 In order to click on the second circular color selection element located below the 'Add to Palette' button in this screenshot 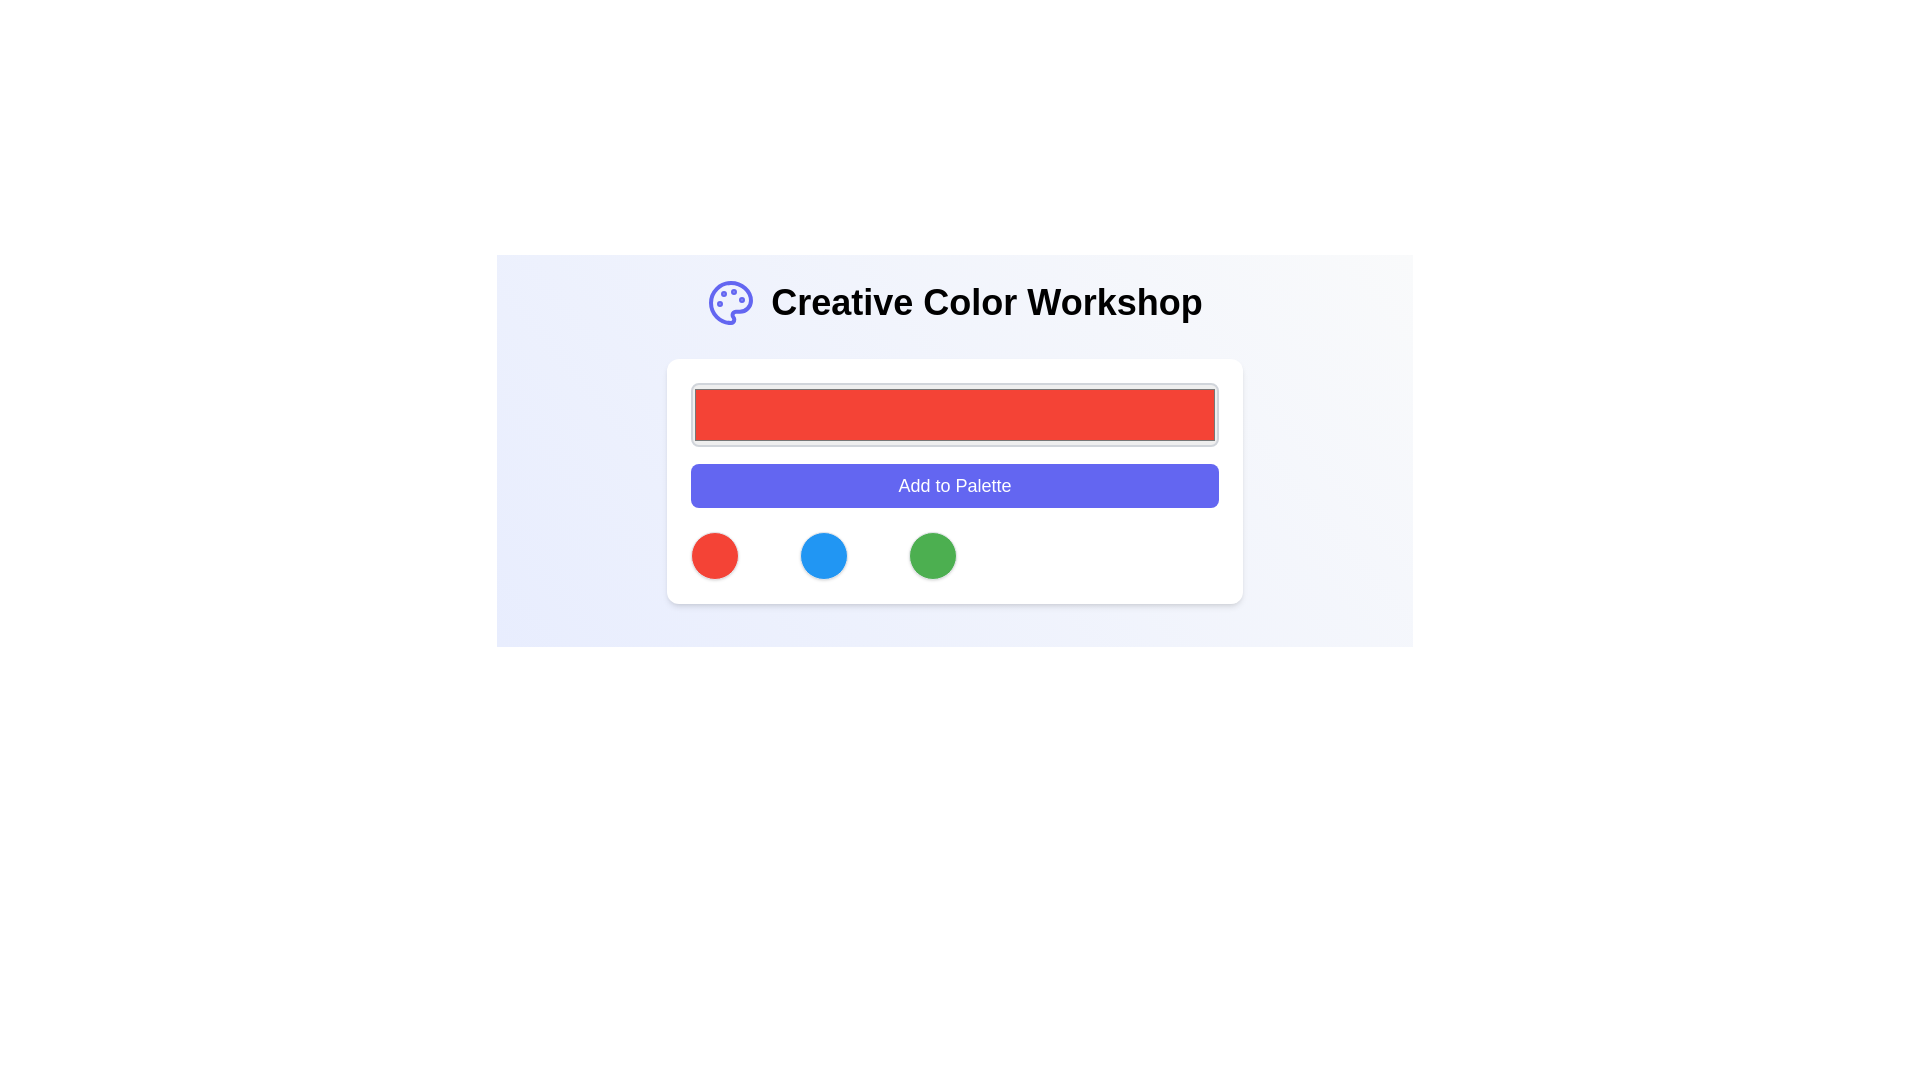, I will do `click(823, 555)`.